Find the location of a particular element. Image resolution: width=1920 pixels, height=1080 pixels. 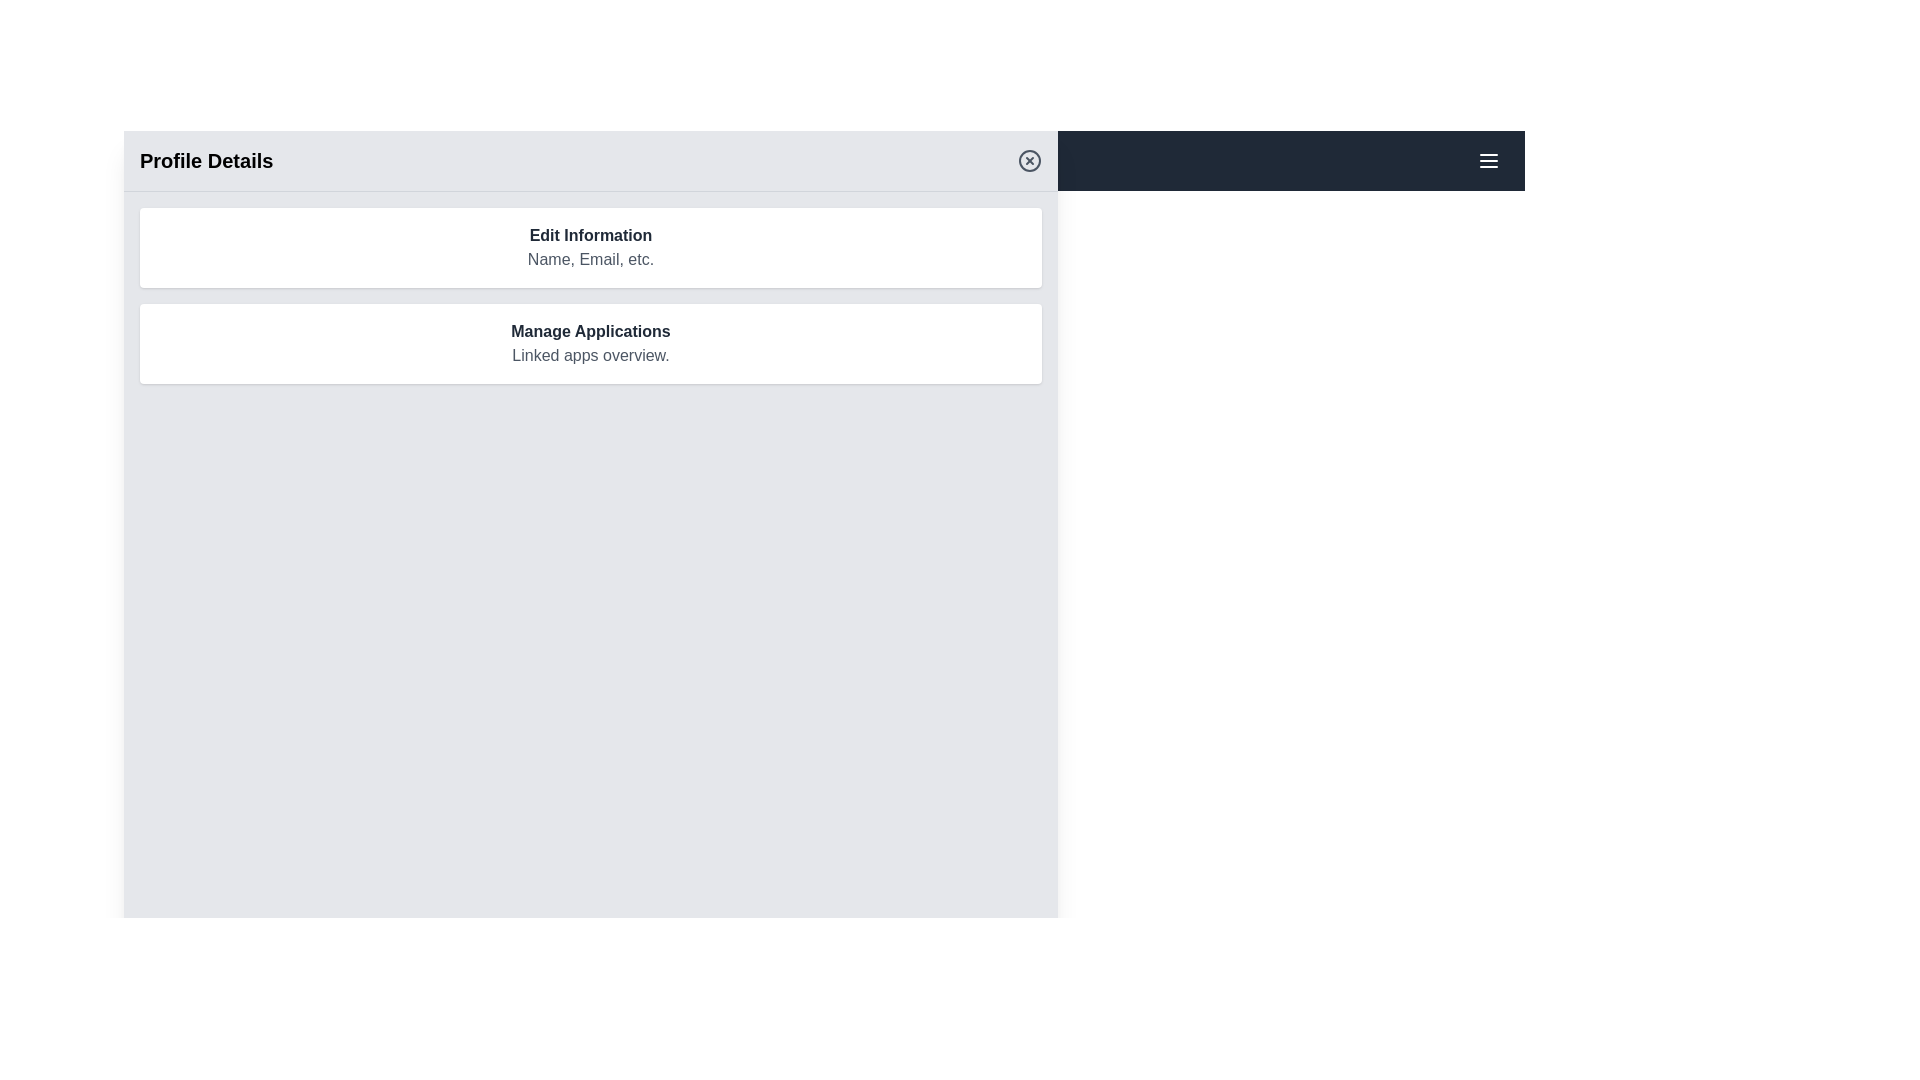

the Hamburger Menu Icon, which is represented by three horizontal lines stacked vertically and is located on the far right of the header bar is located at coordinates (1488, 160).